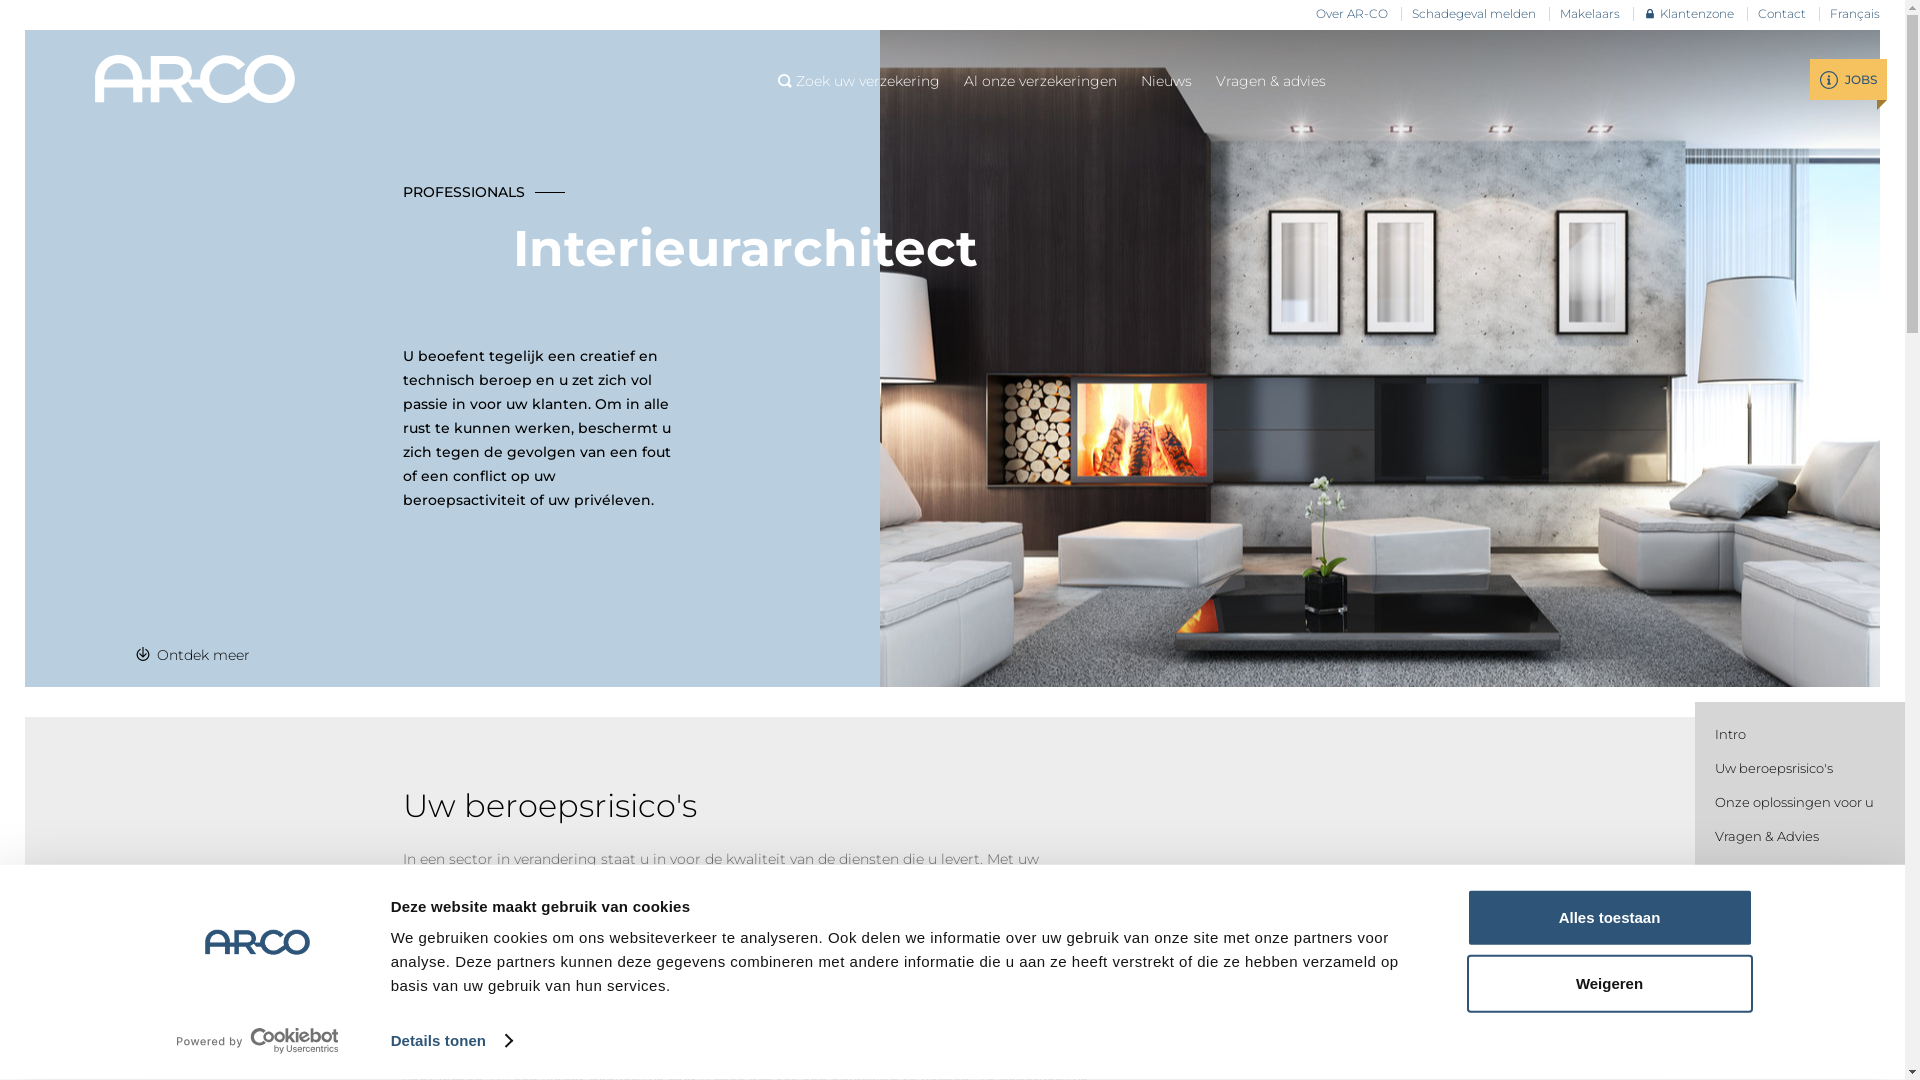  I want to click on 'Details tonen', so click(450, 1040).